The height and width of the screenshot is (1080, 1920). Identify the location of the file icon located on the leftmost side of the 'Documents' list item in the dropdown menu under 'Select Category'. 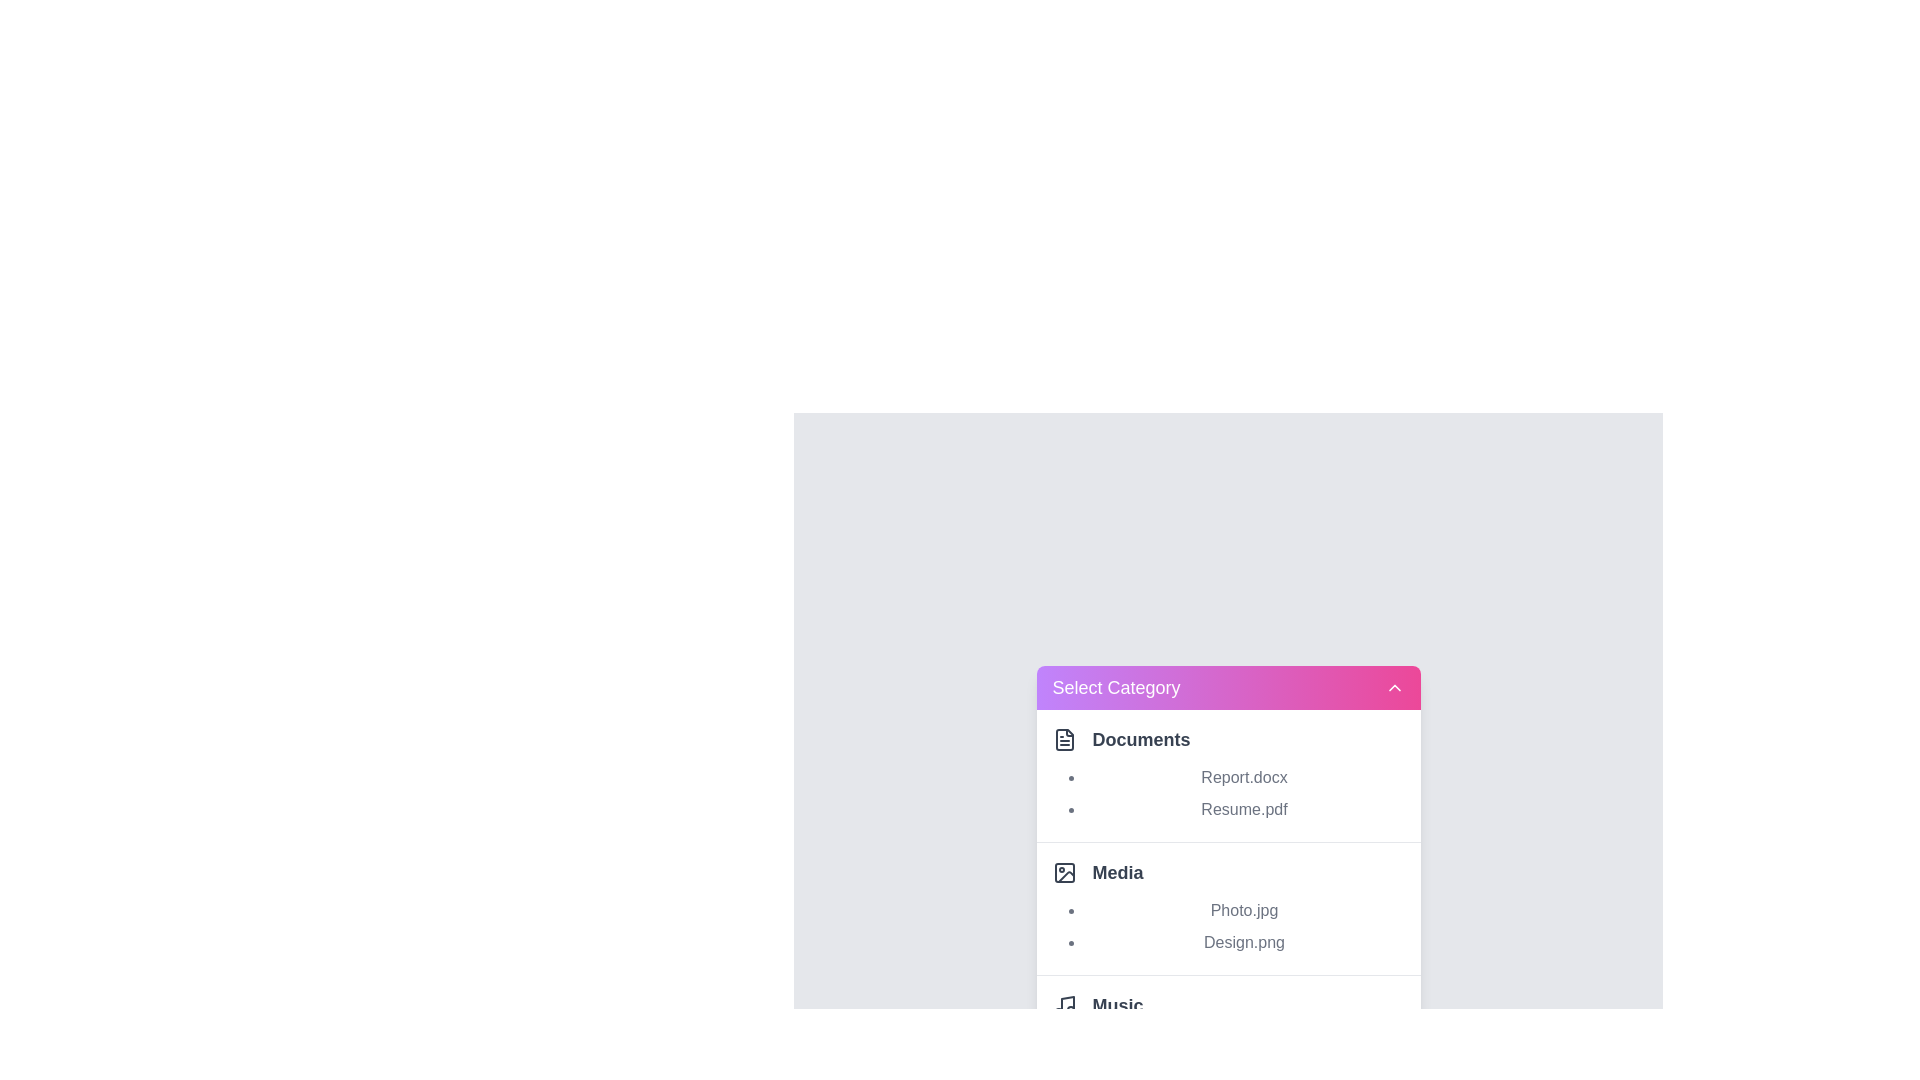
(1063, 739).